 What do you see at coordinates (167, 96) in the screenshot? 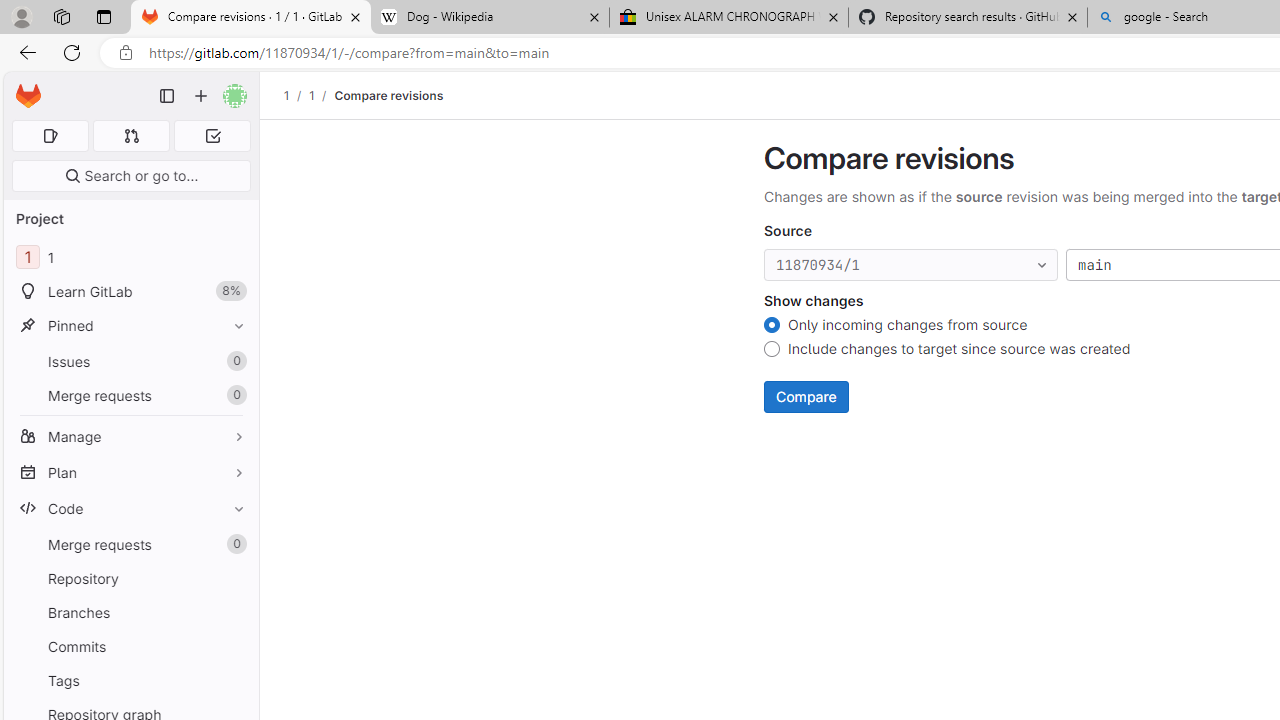
I see `'Primary navigation sidebar'` at bounding box center [167, 96].